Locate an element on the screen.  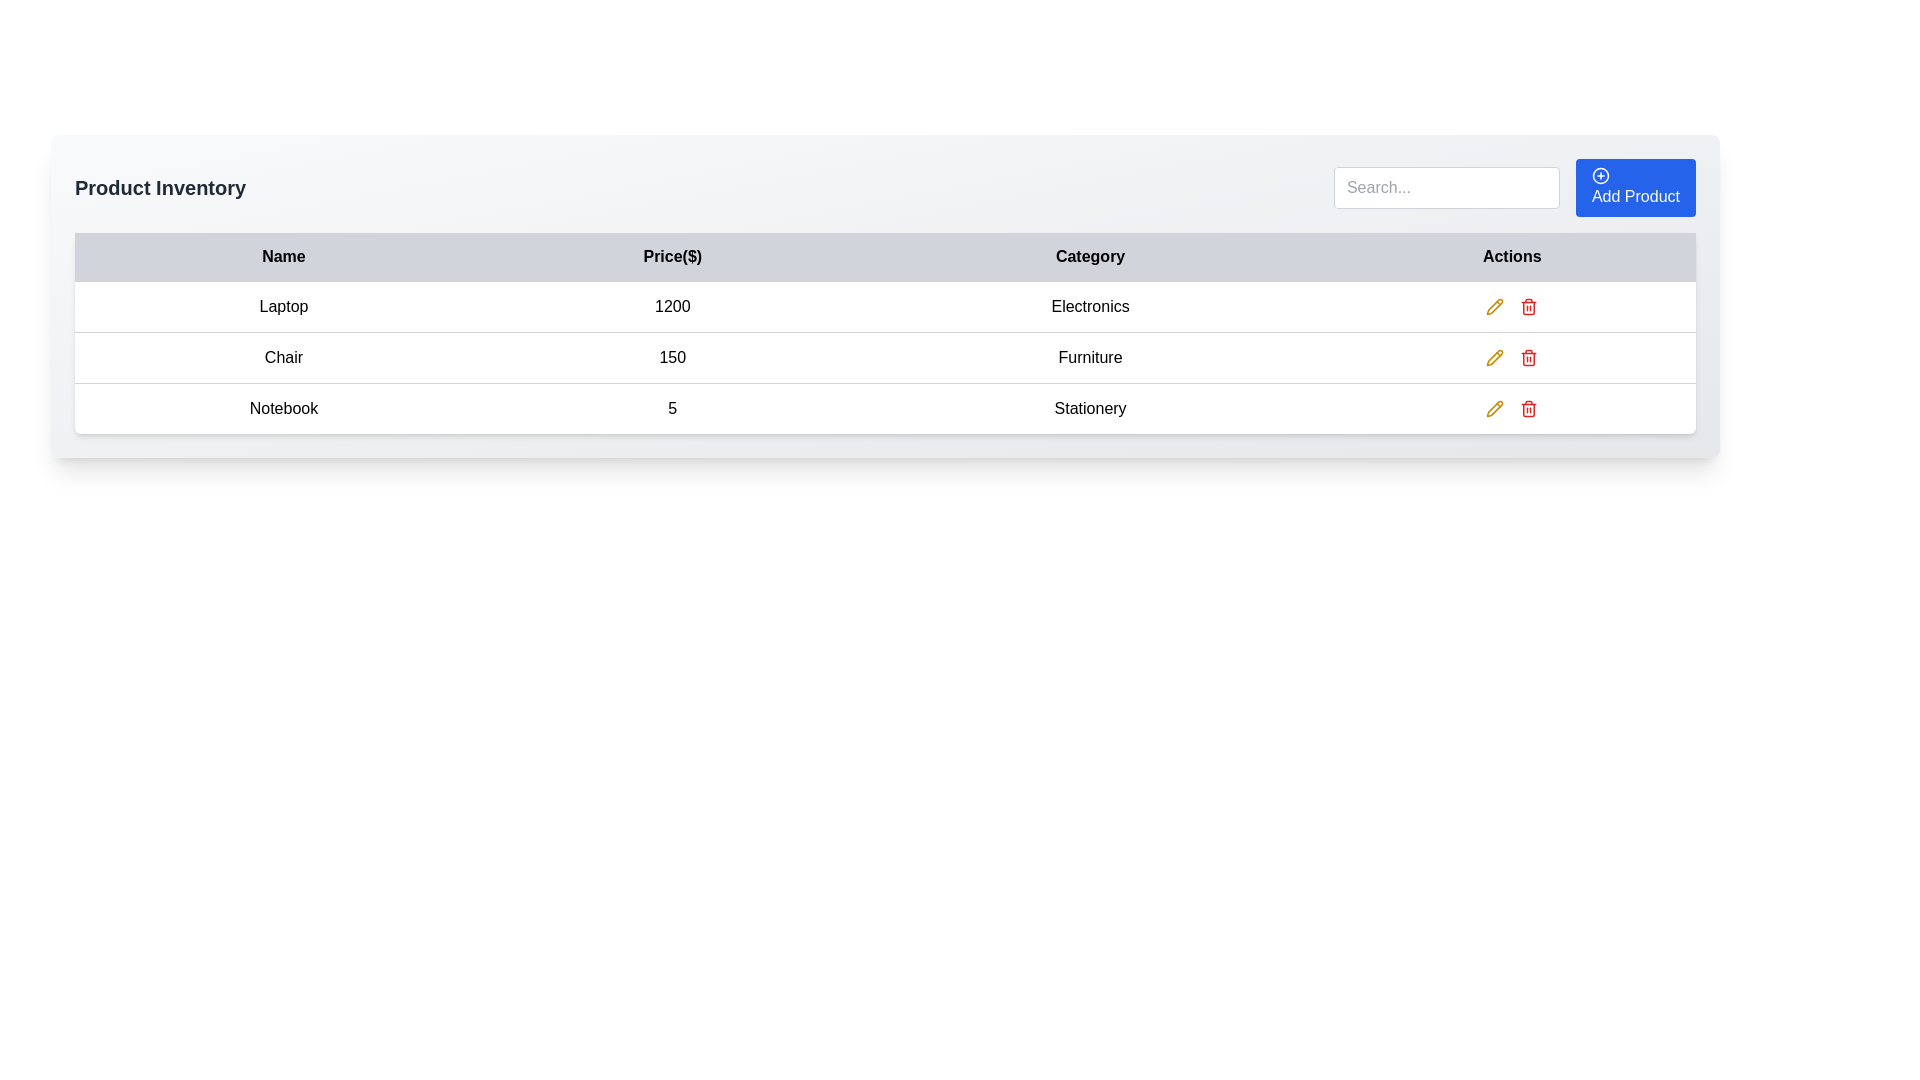
the last row of the table that contains the 'Notebook' item is located at coordinates (1512, 407).